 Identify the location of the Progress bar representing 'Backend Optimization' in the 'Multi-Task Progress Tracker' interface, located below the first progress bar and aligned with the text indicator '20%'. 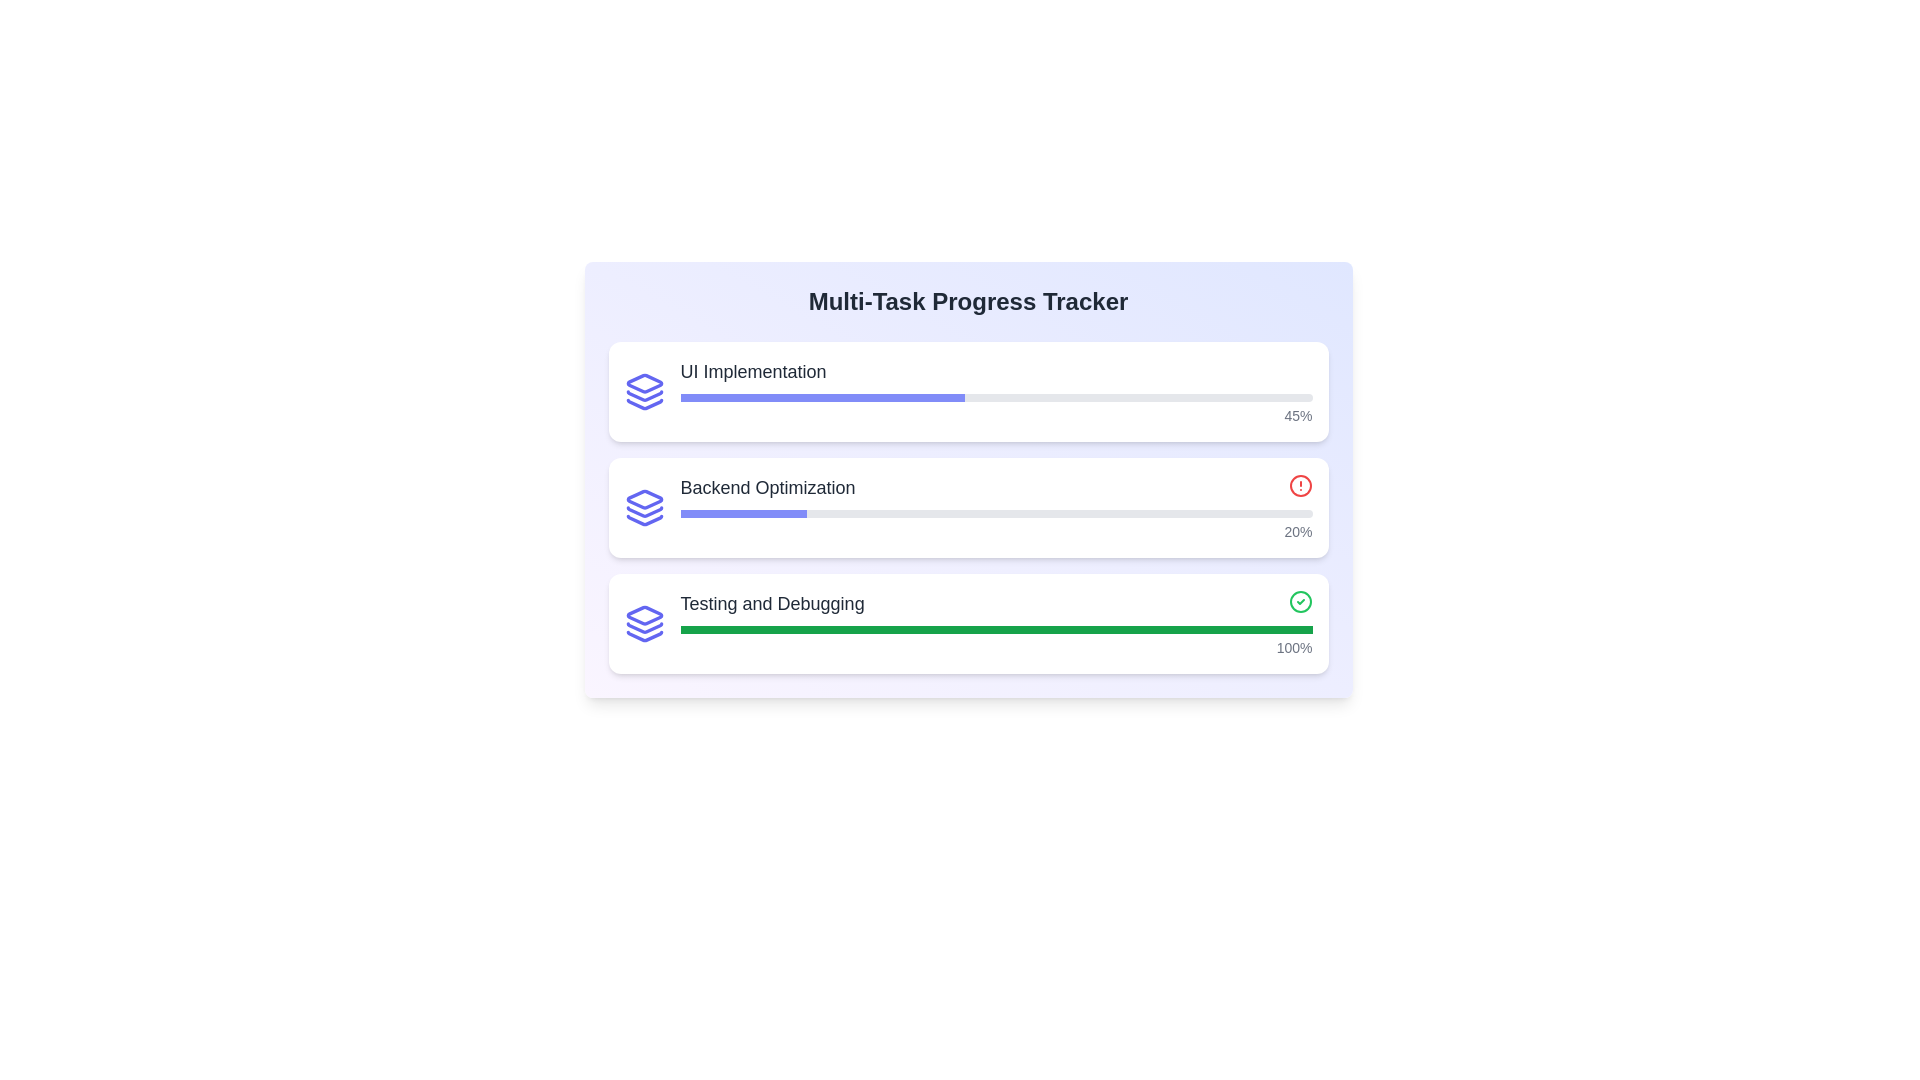
(996, 512).